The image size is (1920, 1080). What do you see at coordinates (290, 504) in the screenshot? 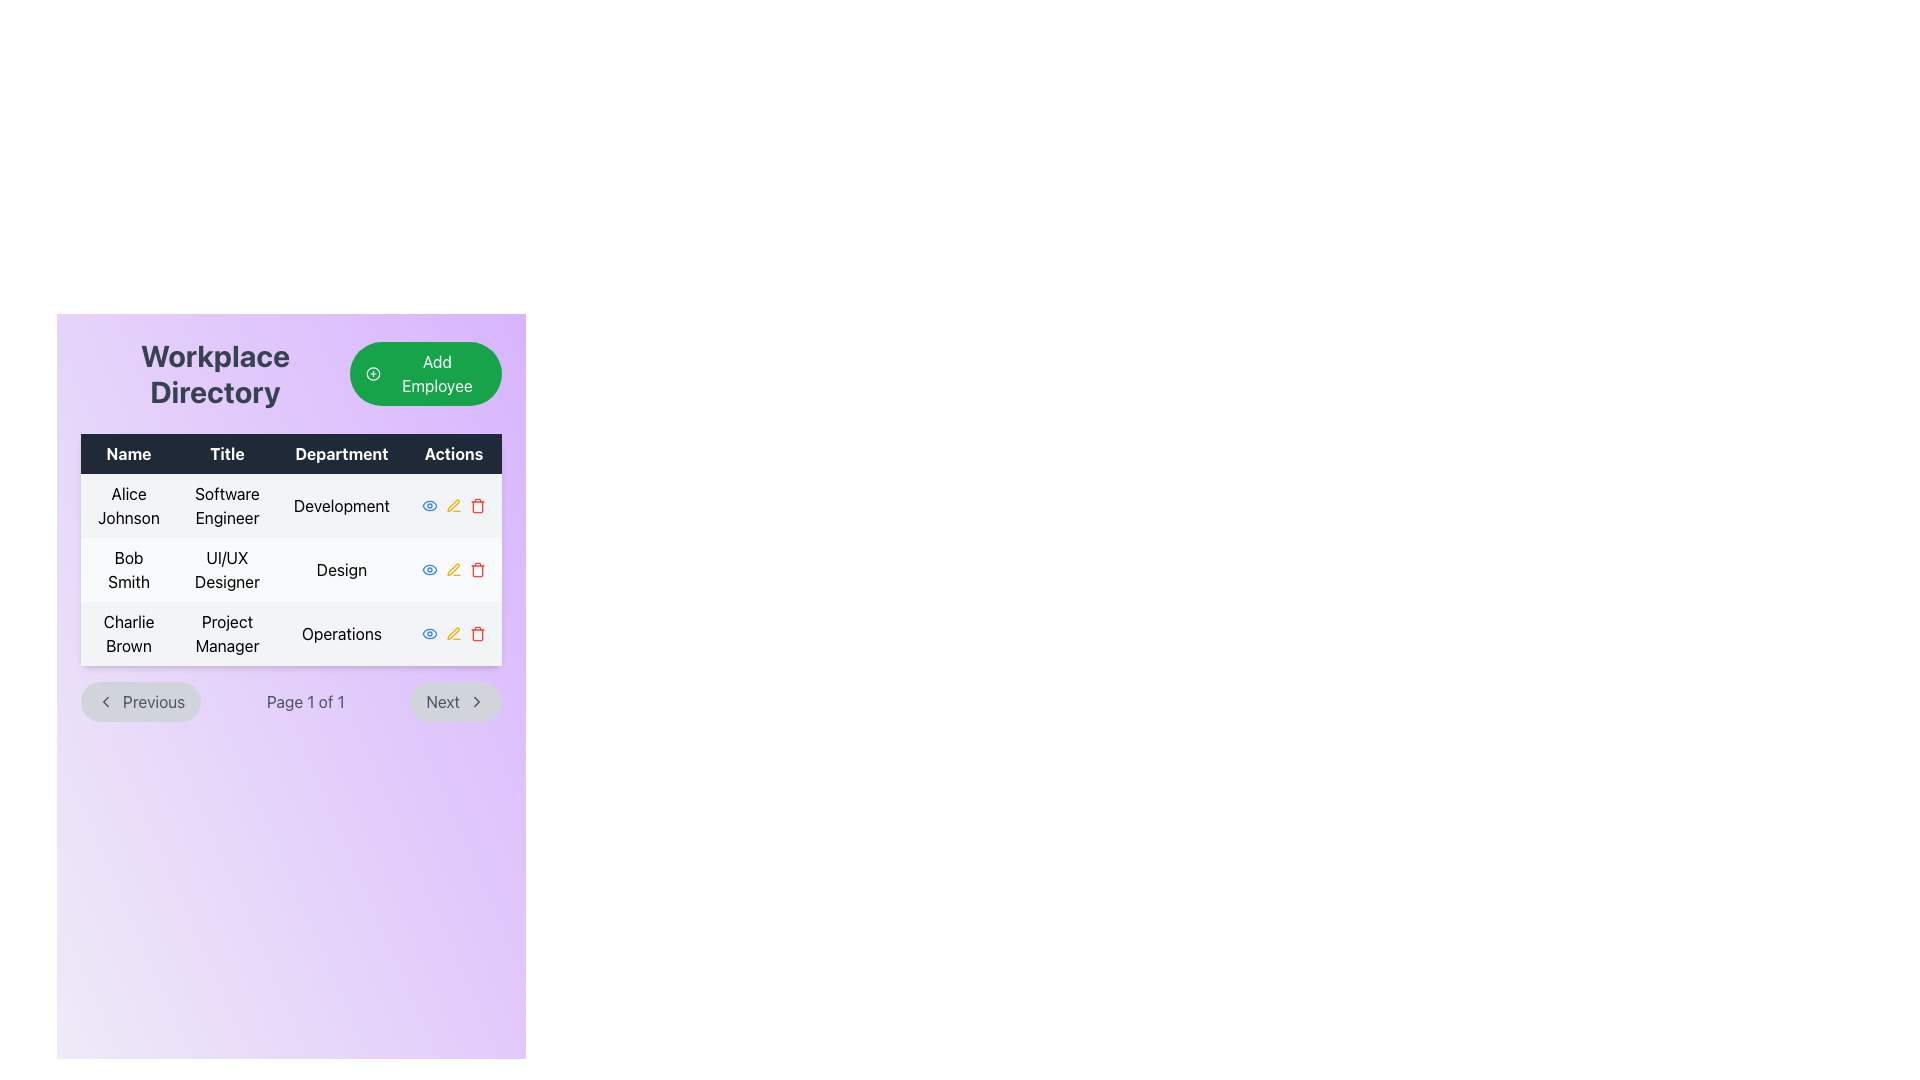
I see `the first row in the table displaying 'Alice Johnson', 'Software Engineer', and 'Development'` at bounding box center [290, 504].